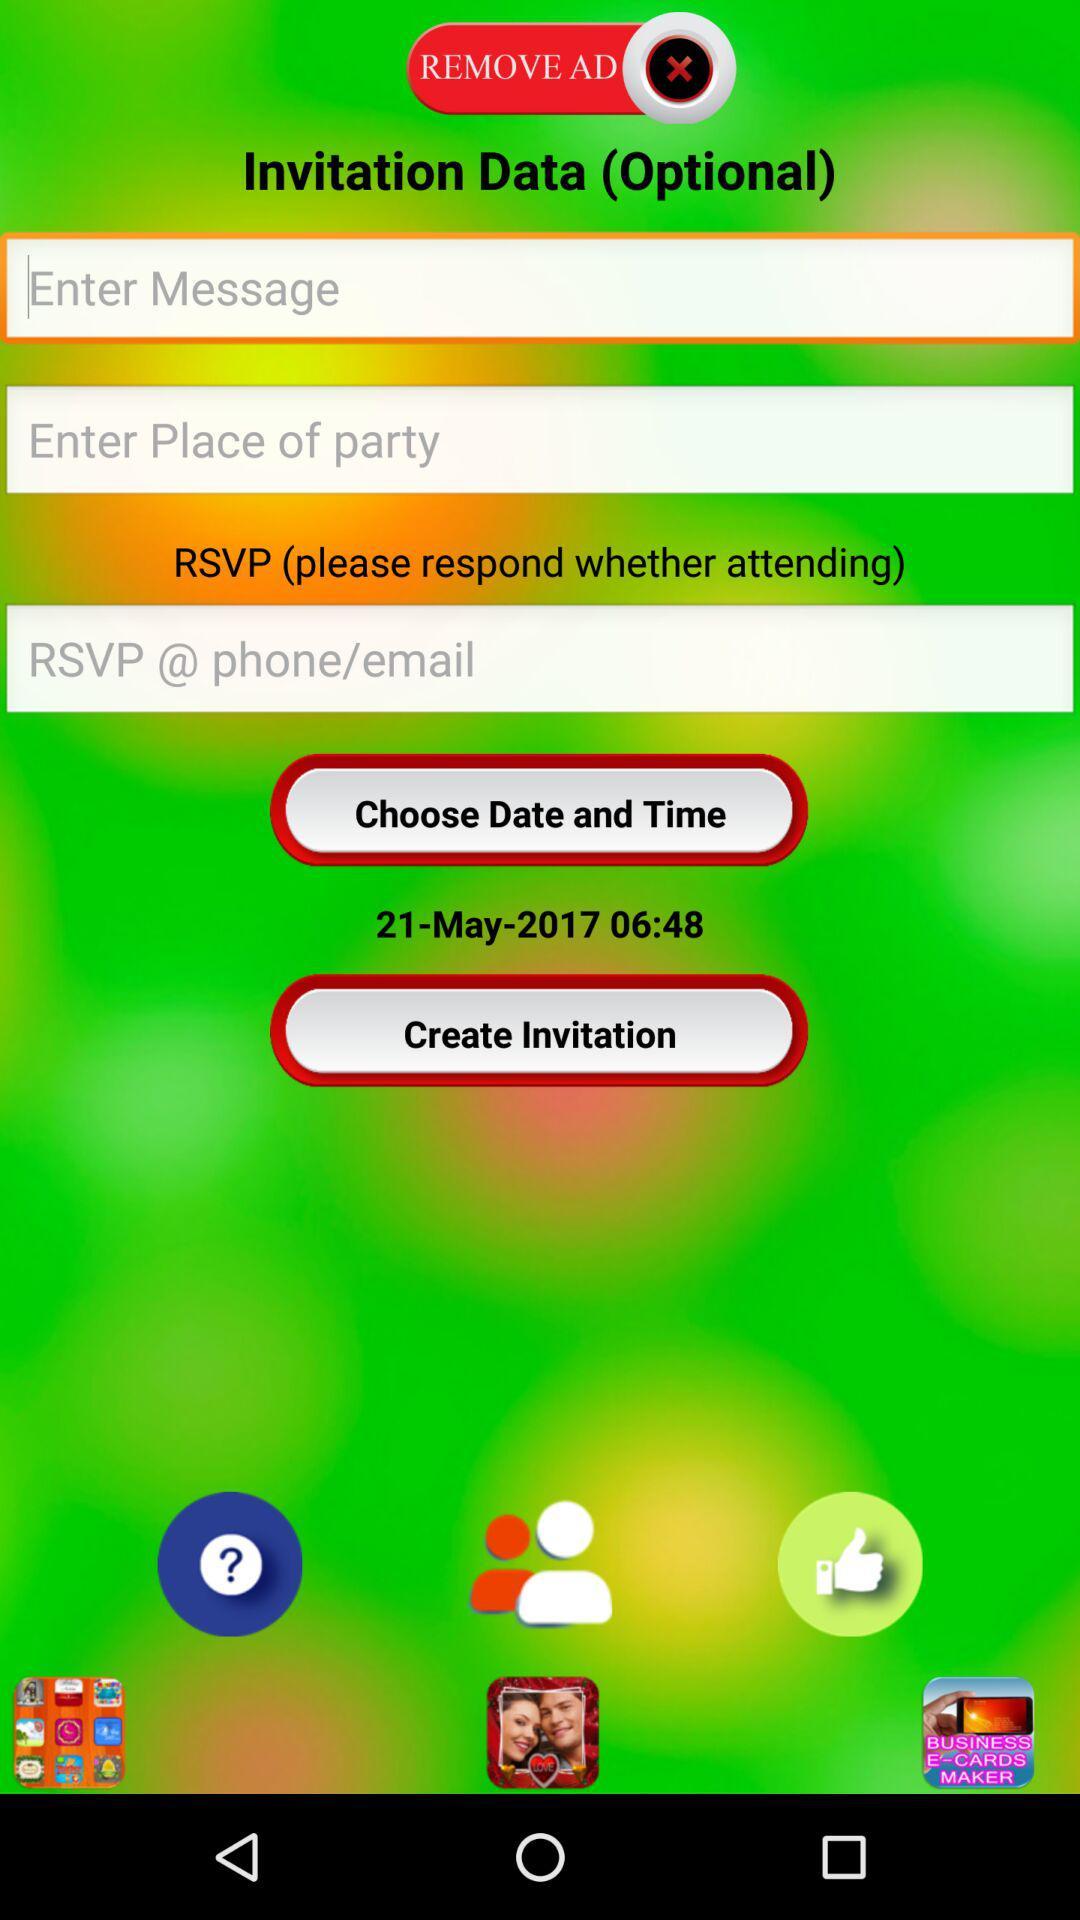 The image size is (1080, 1920). Describe the element at coordinates (540, 1033) in the screenshot. I see `the create invitation button` at that location.